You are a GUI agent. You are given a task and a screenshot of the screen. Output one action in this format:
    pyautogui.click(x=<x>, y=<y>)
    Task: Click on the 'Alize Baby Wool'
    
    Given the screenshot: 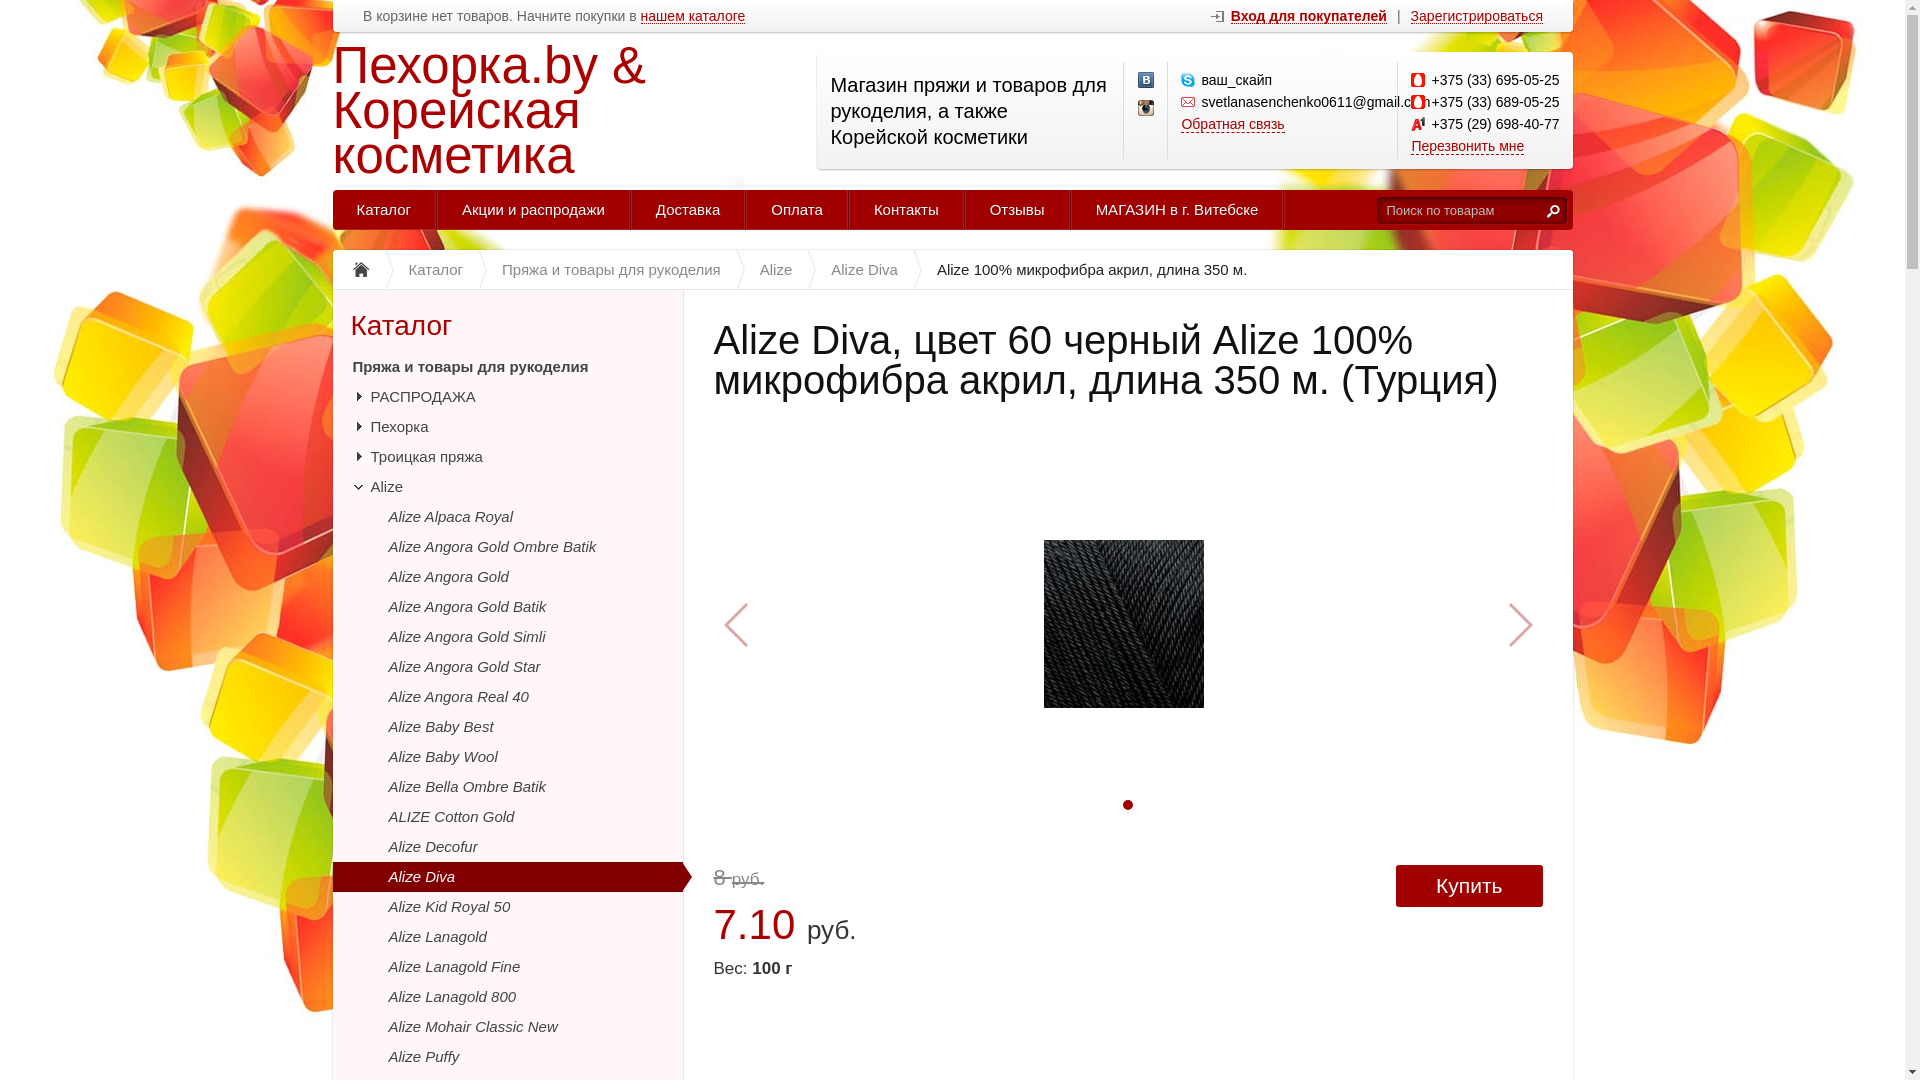 What is the action you would take?
    pyautogui.click(x=507, y=756)
    